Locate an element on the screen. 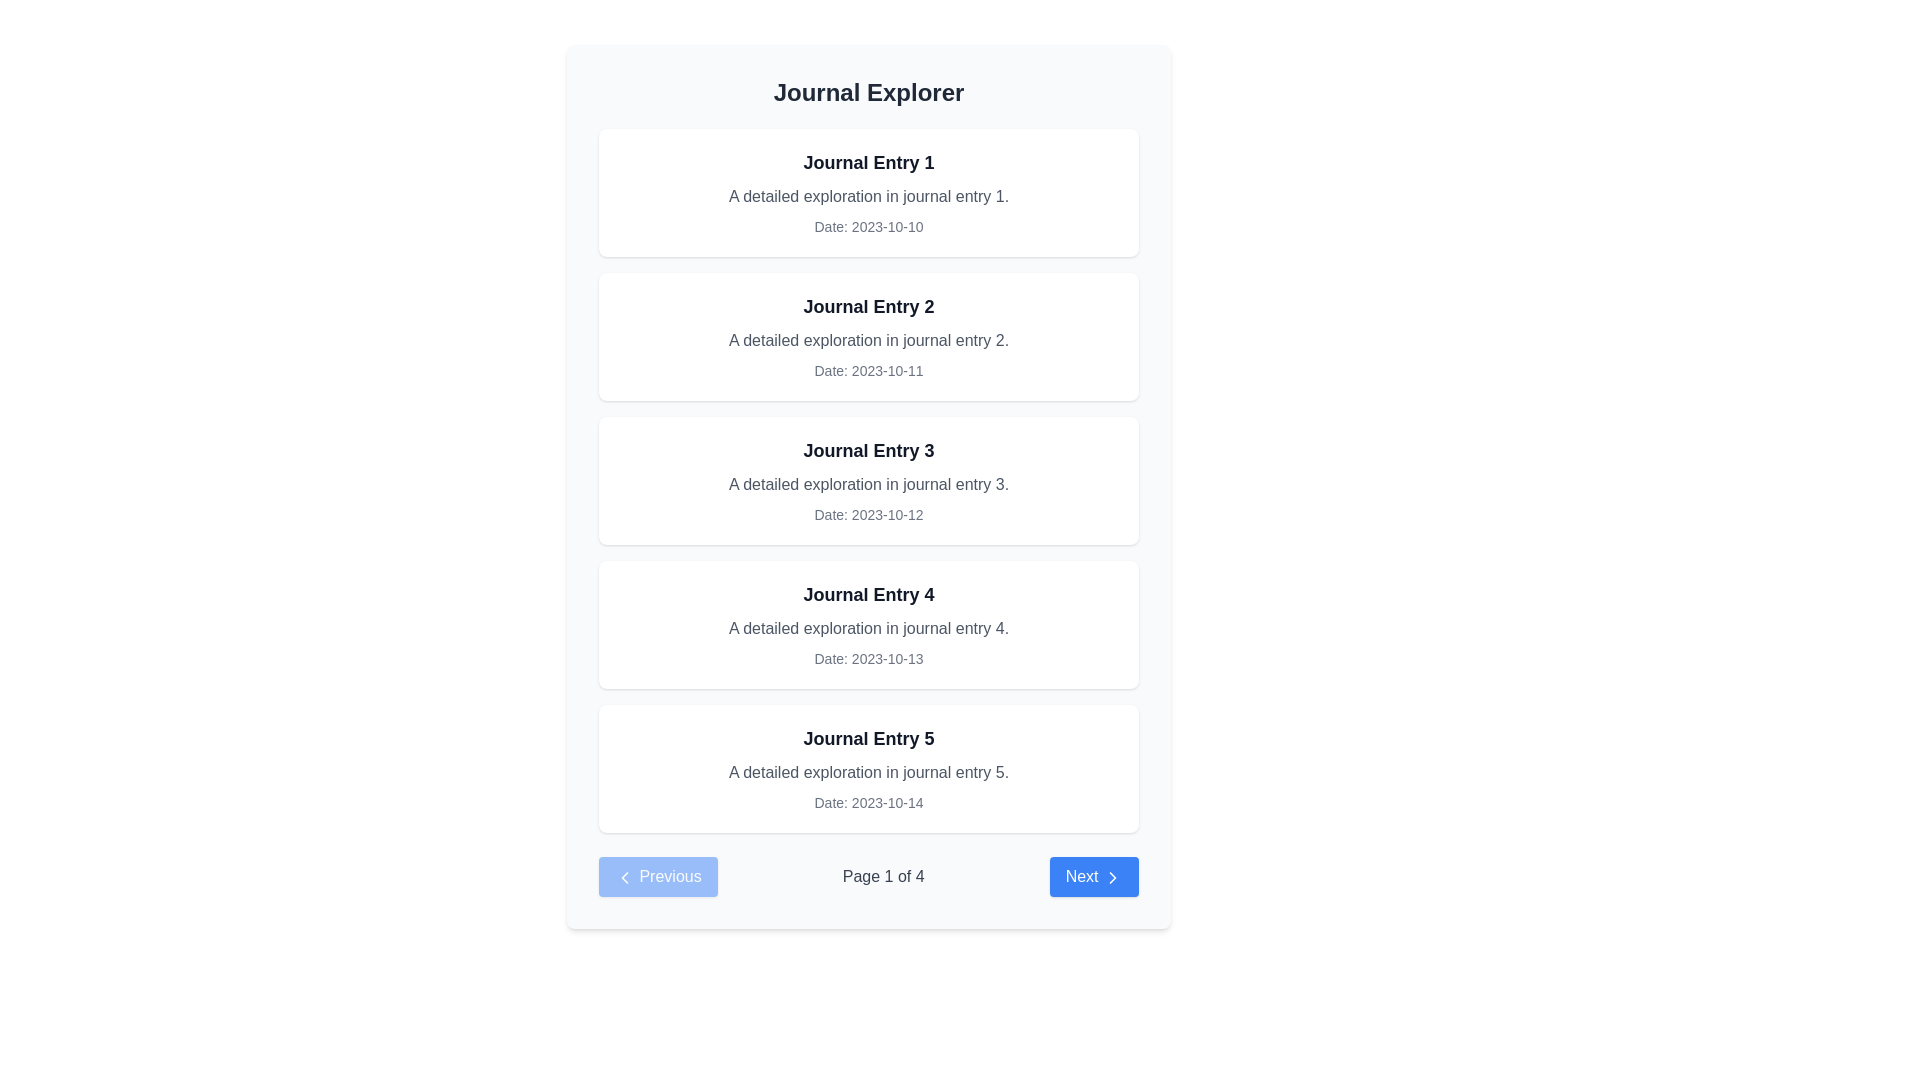 This screenshot has height=1080, width=1920. the 'Next' button located at the bottom-right corner of the interface which contains the right arrow icon is located at coordinates (1112, 875).